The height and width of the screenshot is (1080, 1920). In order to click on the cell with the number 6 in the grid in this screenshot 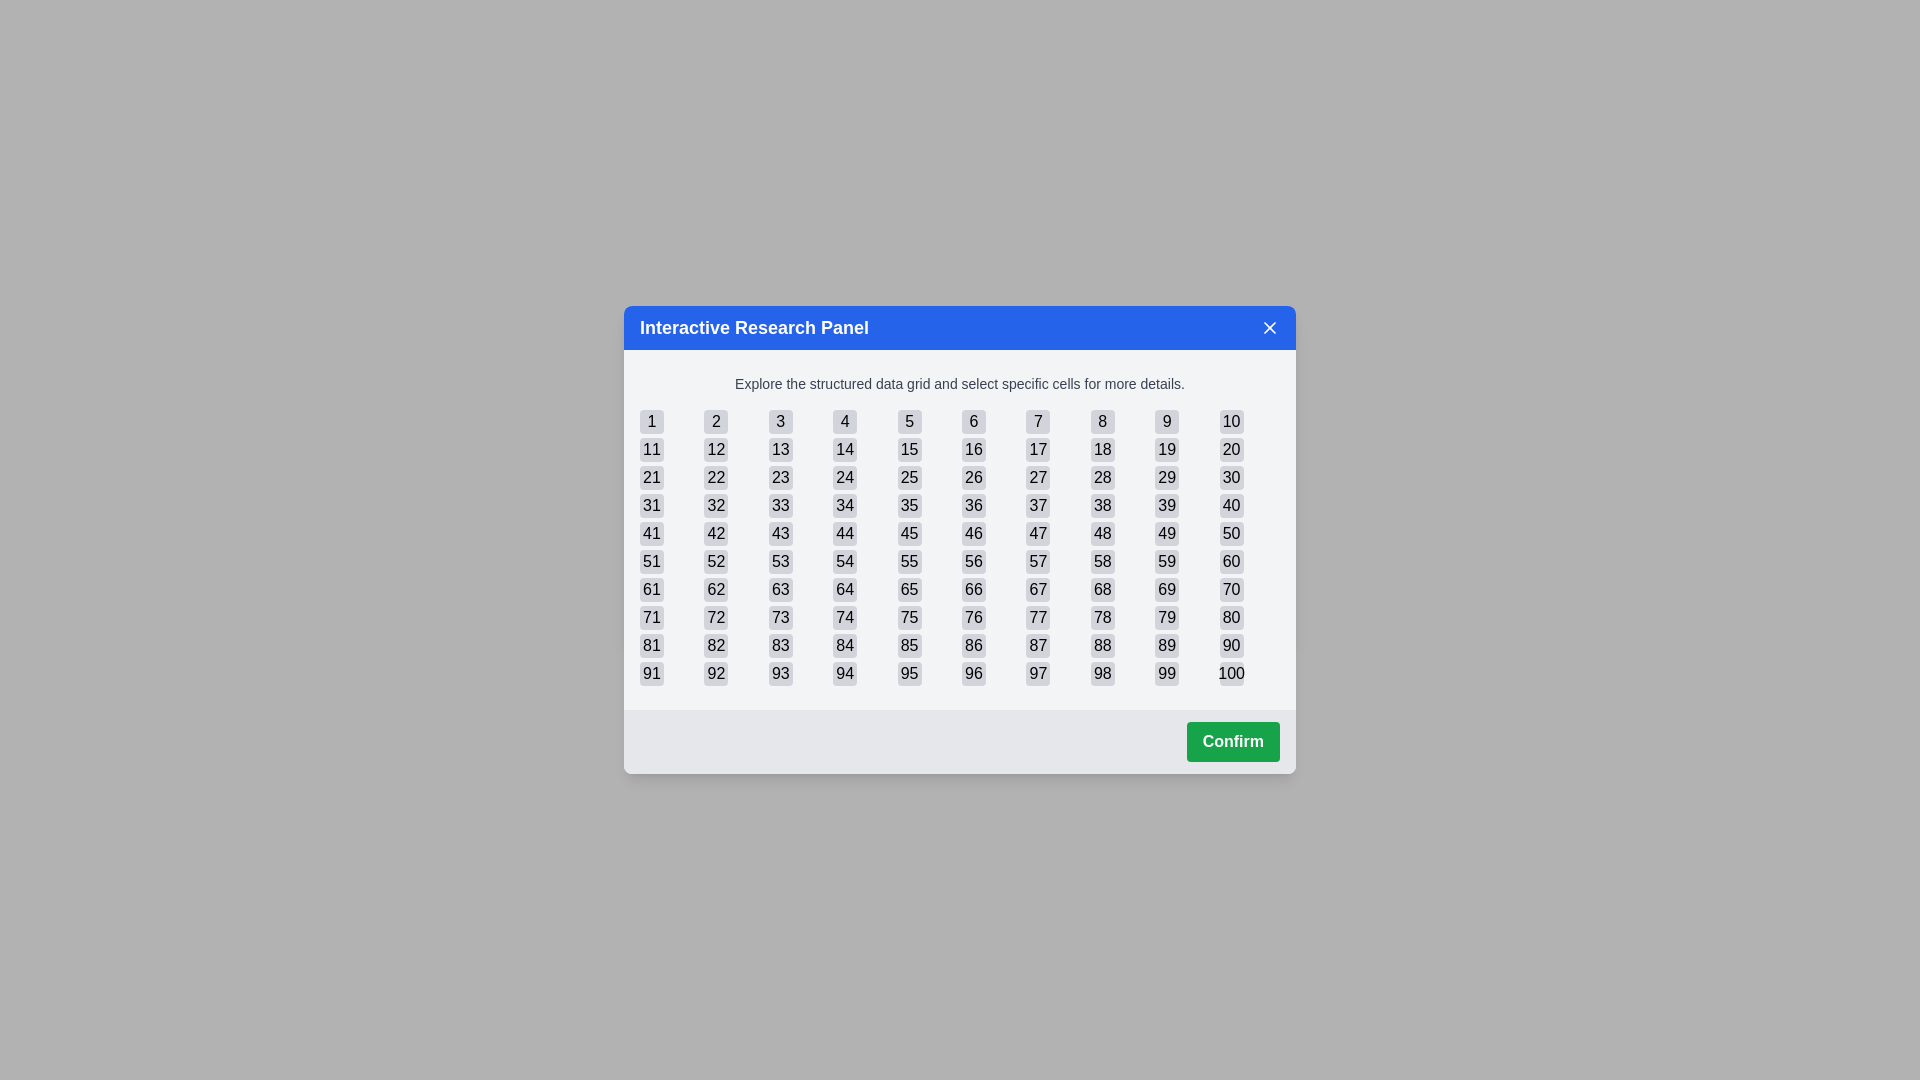, I will do `click(974, 420)`.